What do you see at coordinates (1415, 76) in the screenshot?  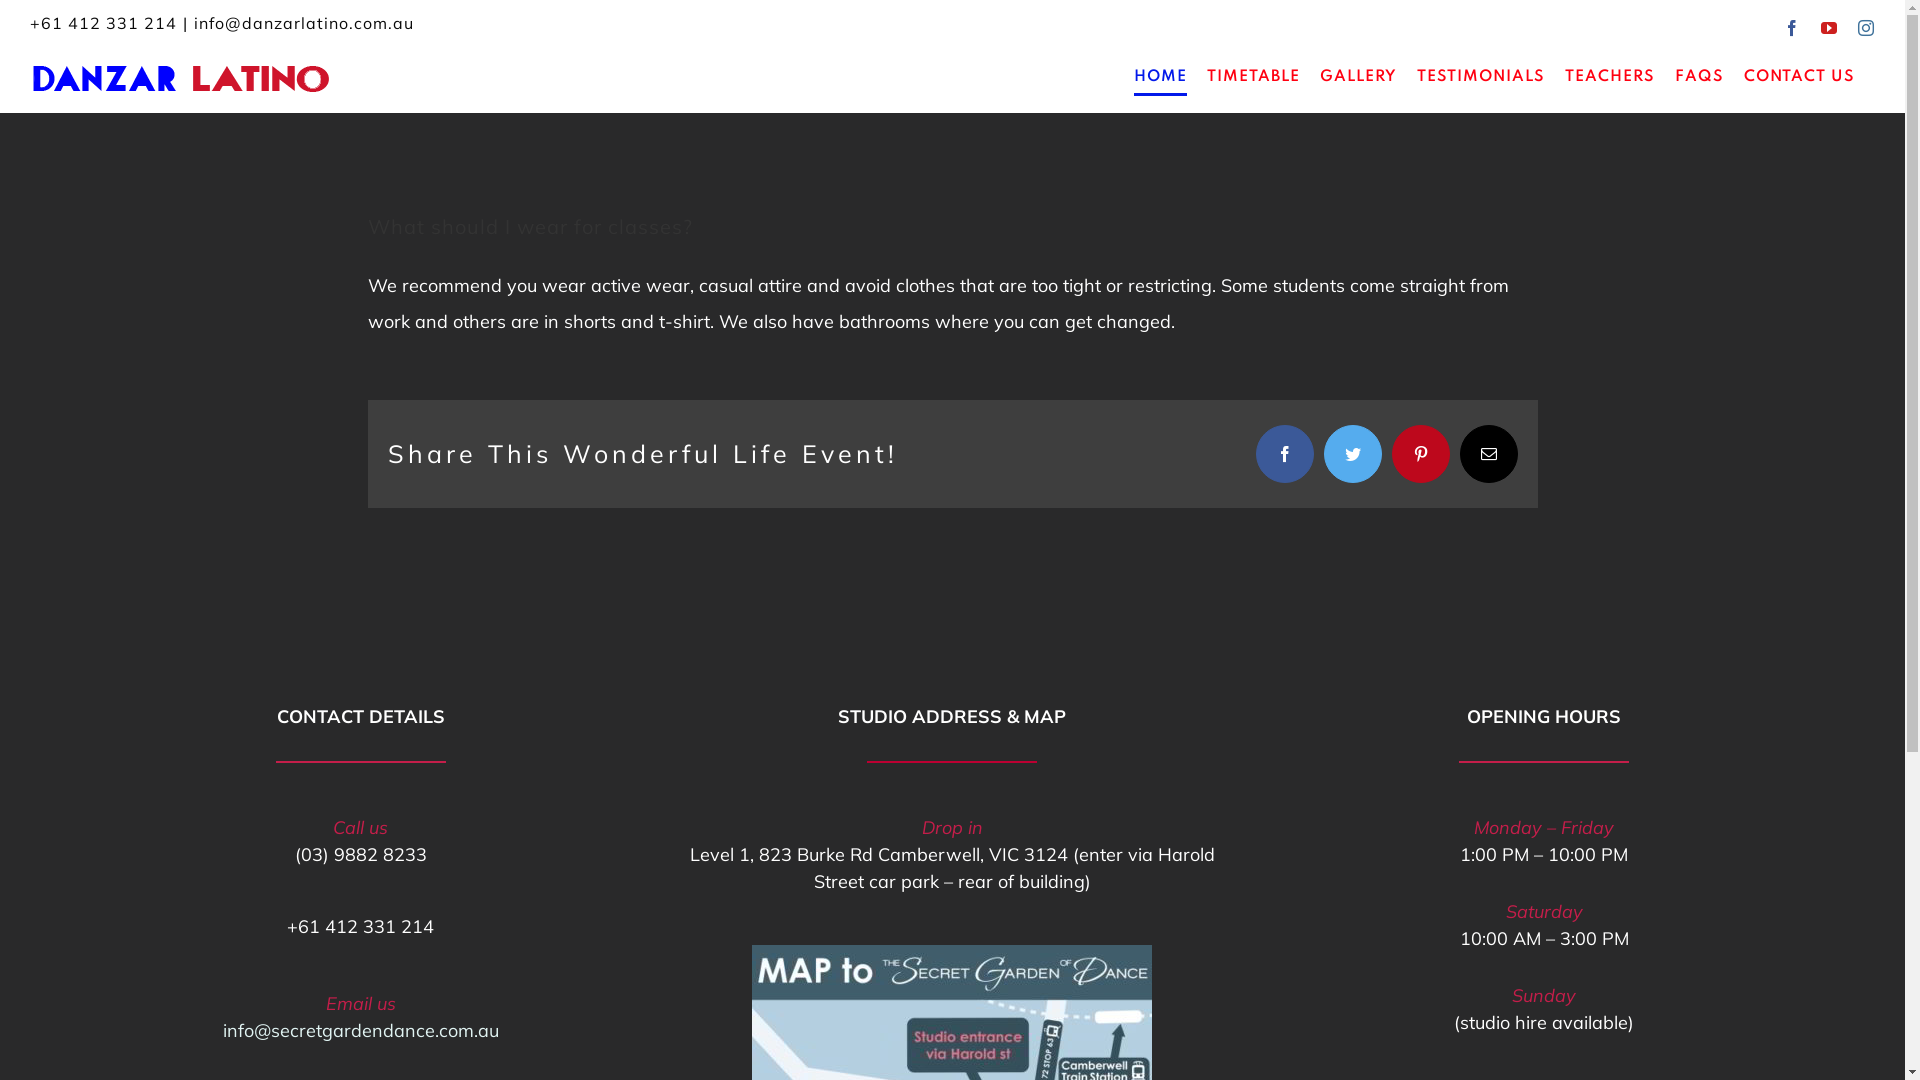 I see `'TESTIMONIALS'` at bounding box center [1415, 76].